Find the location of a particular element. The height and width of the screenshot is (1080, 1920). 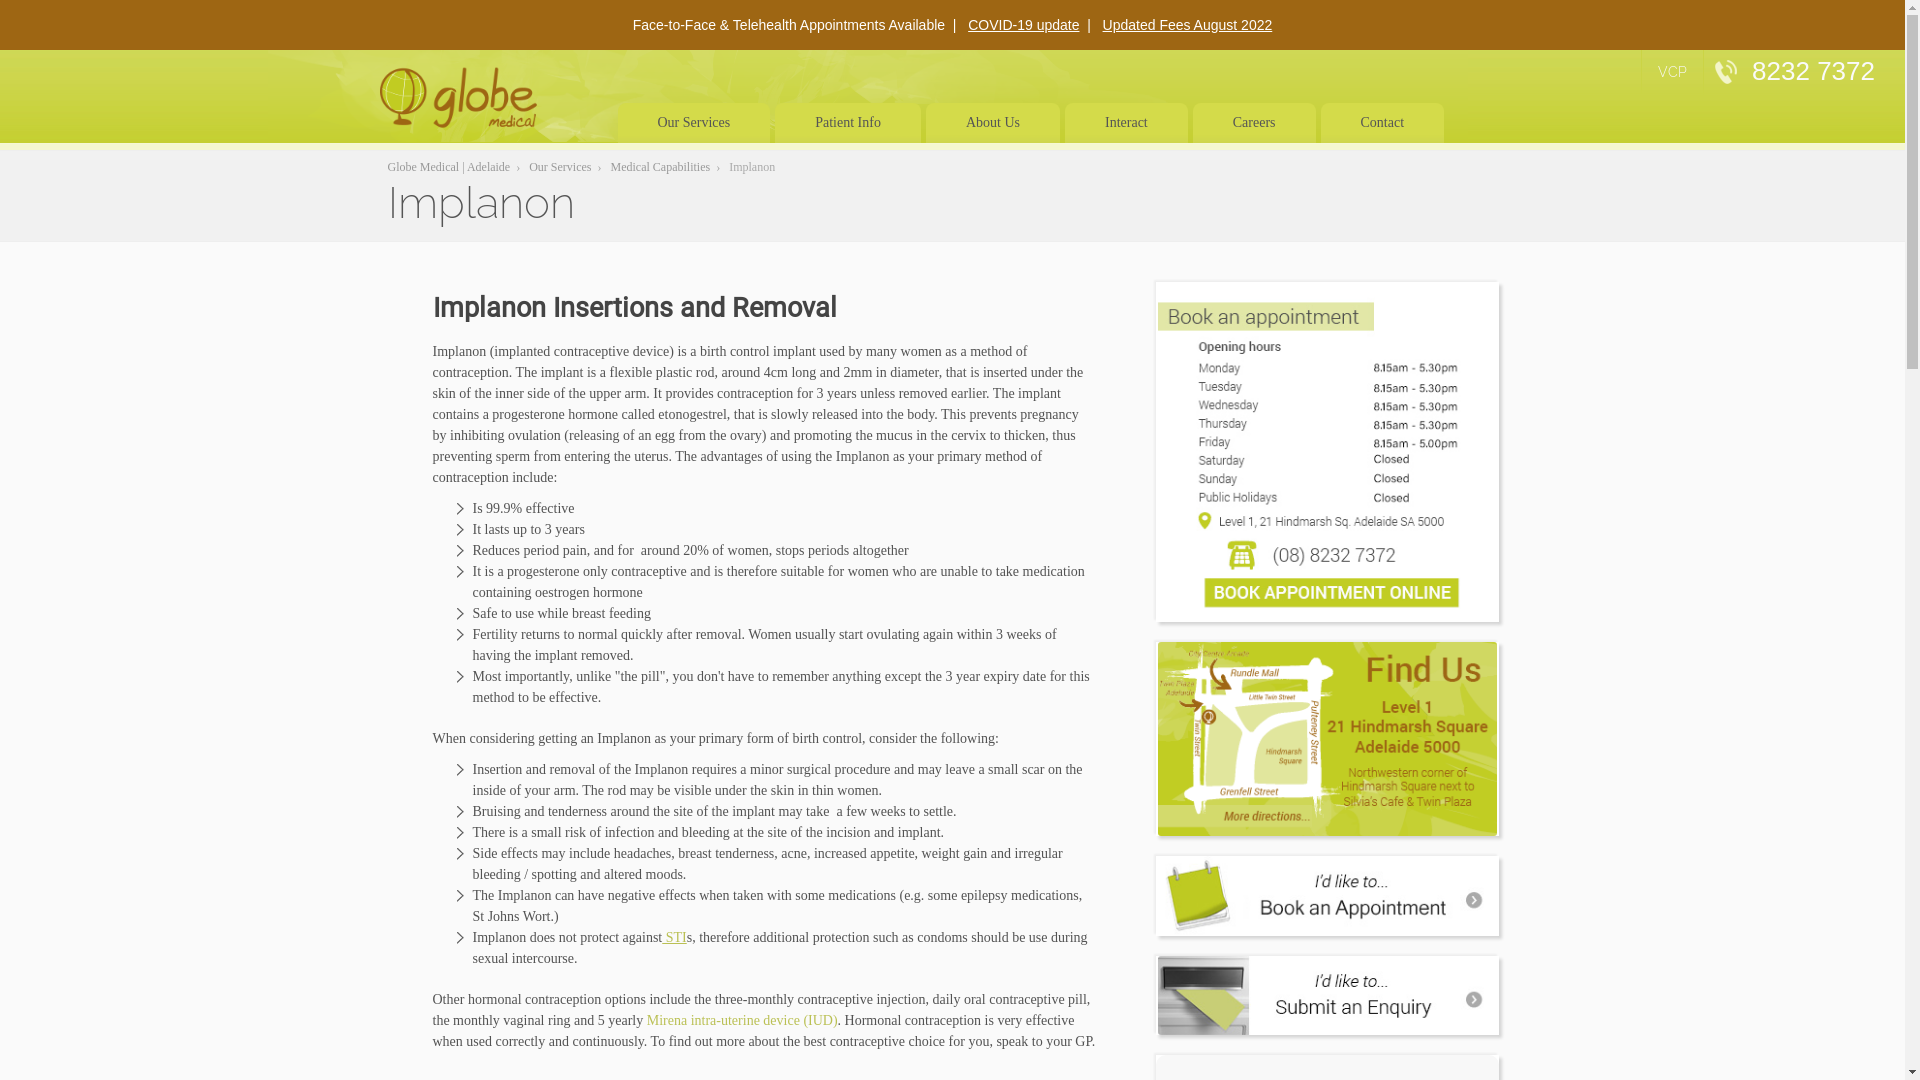

'Mirena intra-uterine device (IUD)' is located at coordinates (741, 1020).